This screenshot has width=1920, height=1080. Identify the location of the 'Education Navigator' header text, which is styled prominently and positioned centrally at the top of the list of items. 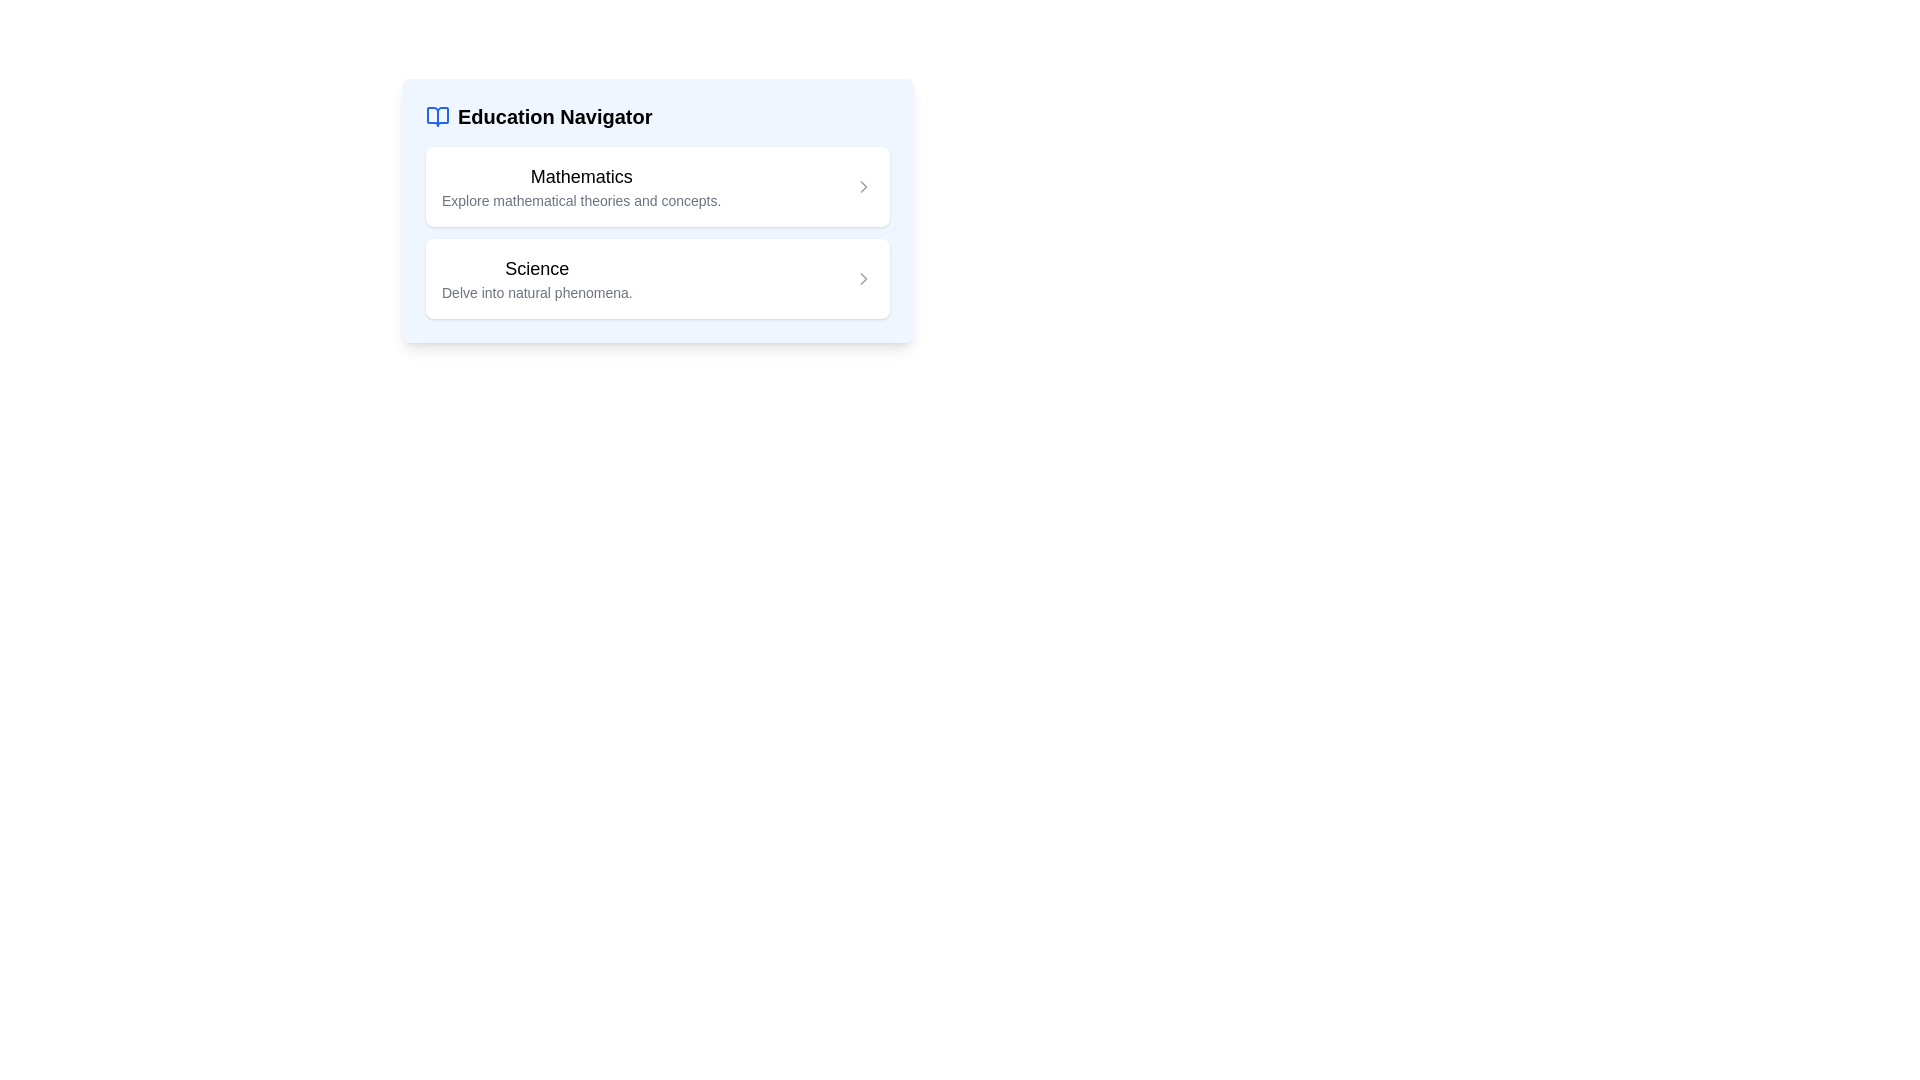
(539, 116).